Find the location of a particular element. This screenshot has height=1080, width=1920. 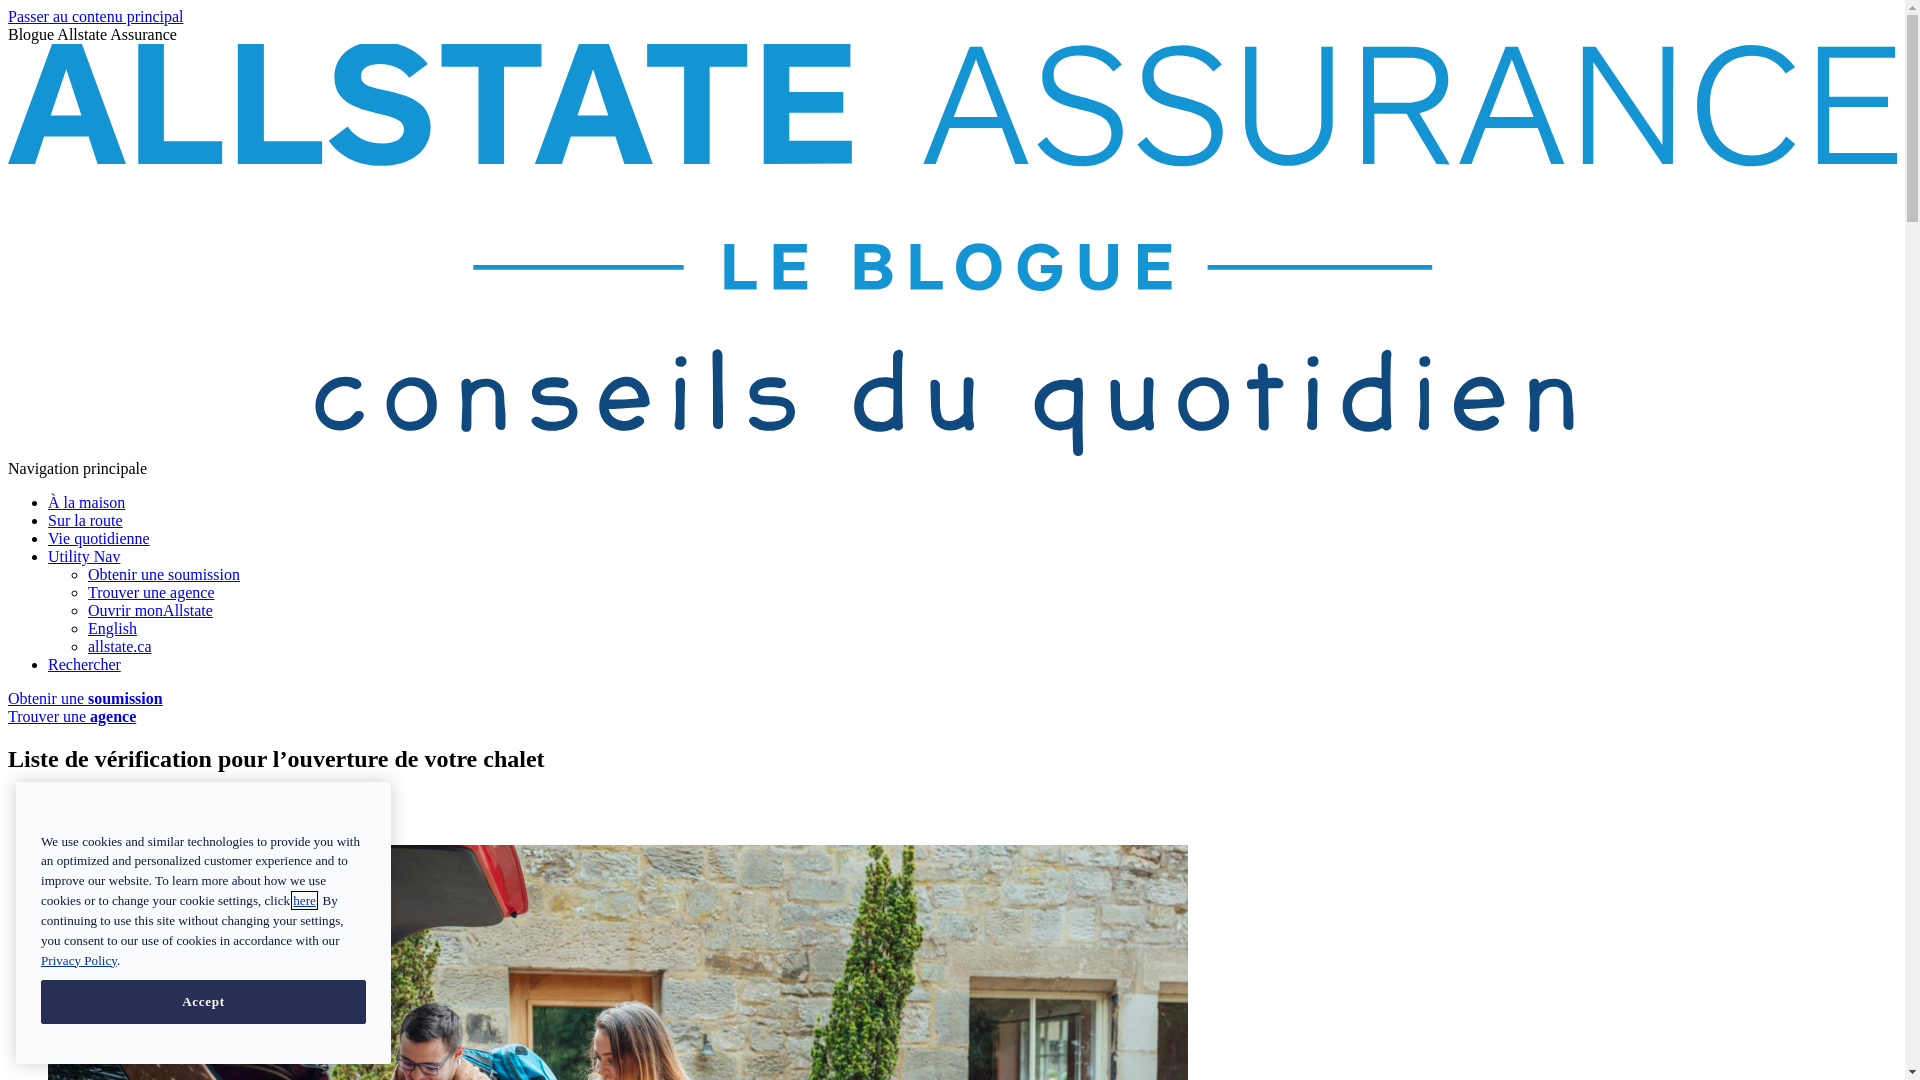

'here' is located at coordinates (303, 900).